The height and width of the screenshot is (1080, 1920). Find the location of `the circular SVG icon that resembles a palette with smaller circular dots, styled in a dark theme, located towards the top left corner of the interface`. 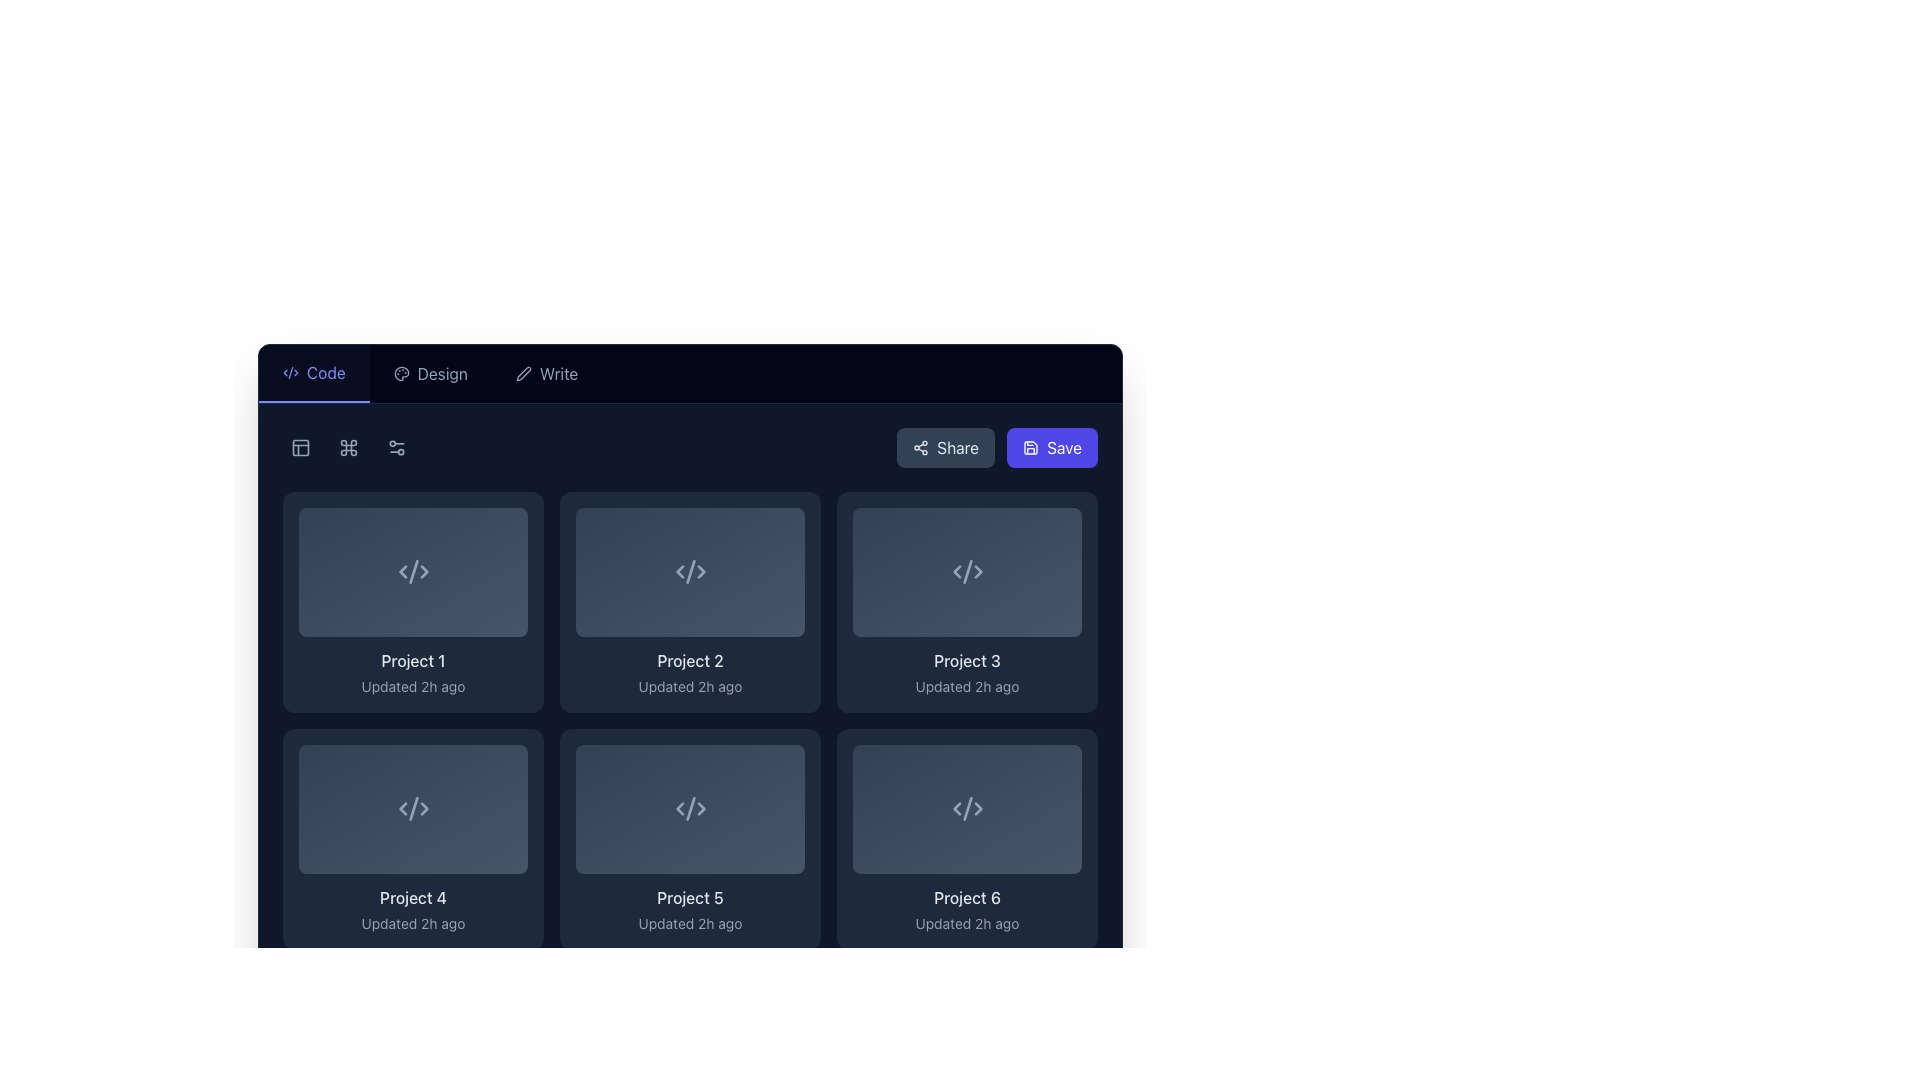

the circular SVG icon that resembles a palette with smaller circular dots, styled in a dark theme, located towards the top left corner of the interface is located at coordinates (400, 374).